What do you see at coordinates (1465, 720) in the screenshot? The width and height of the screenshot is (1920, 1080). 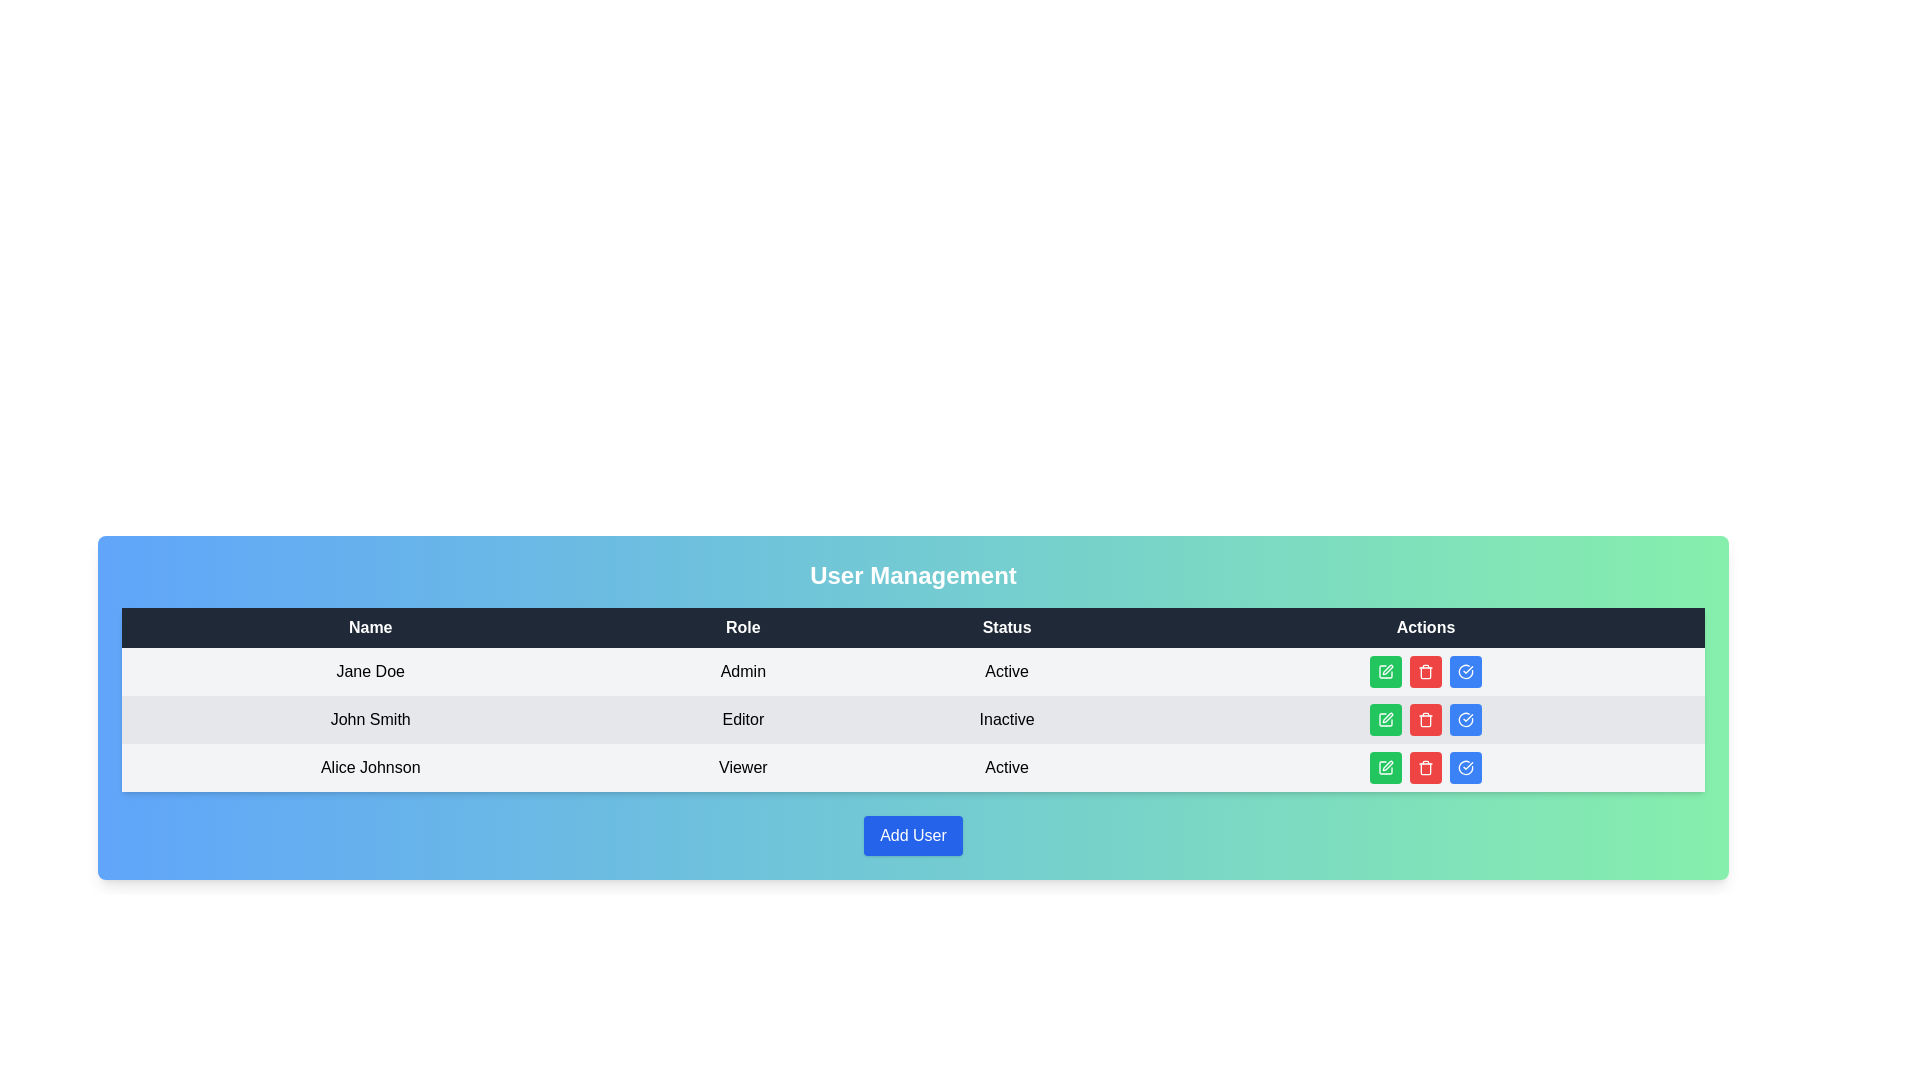 I see `the blue button with rounded corners and a circular checkmark icon, which is the third action button in the 'Actions' column of the table` at bounding box center [1465, 720].